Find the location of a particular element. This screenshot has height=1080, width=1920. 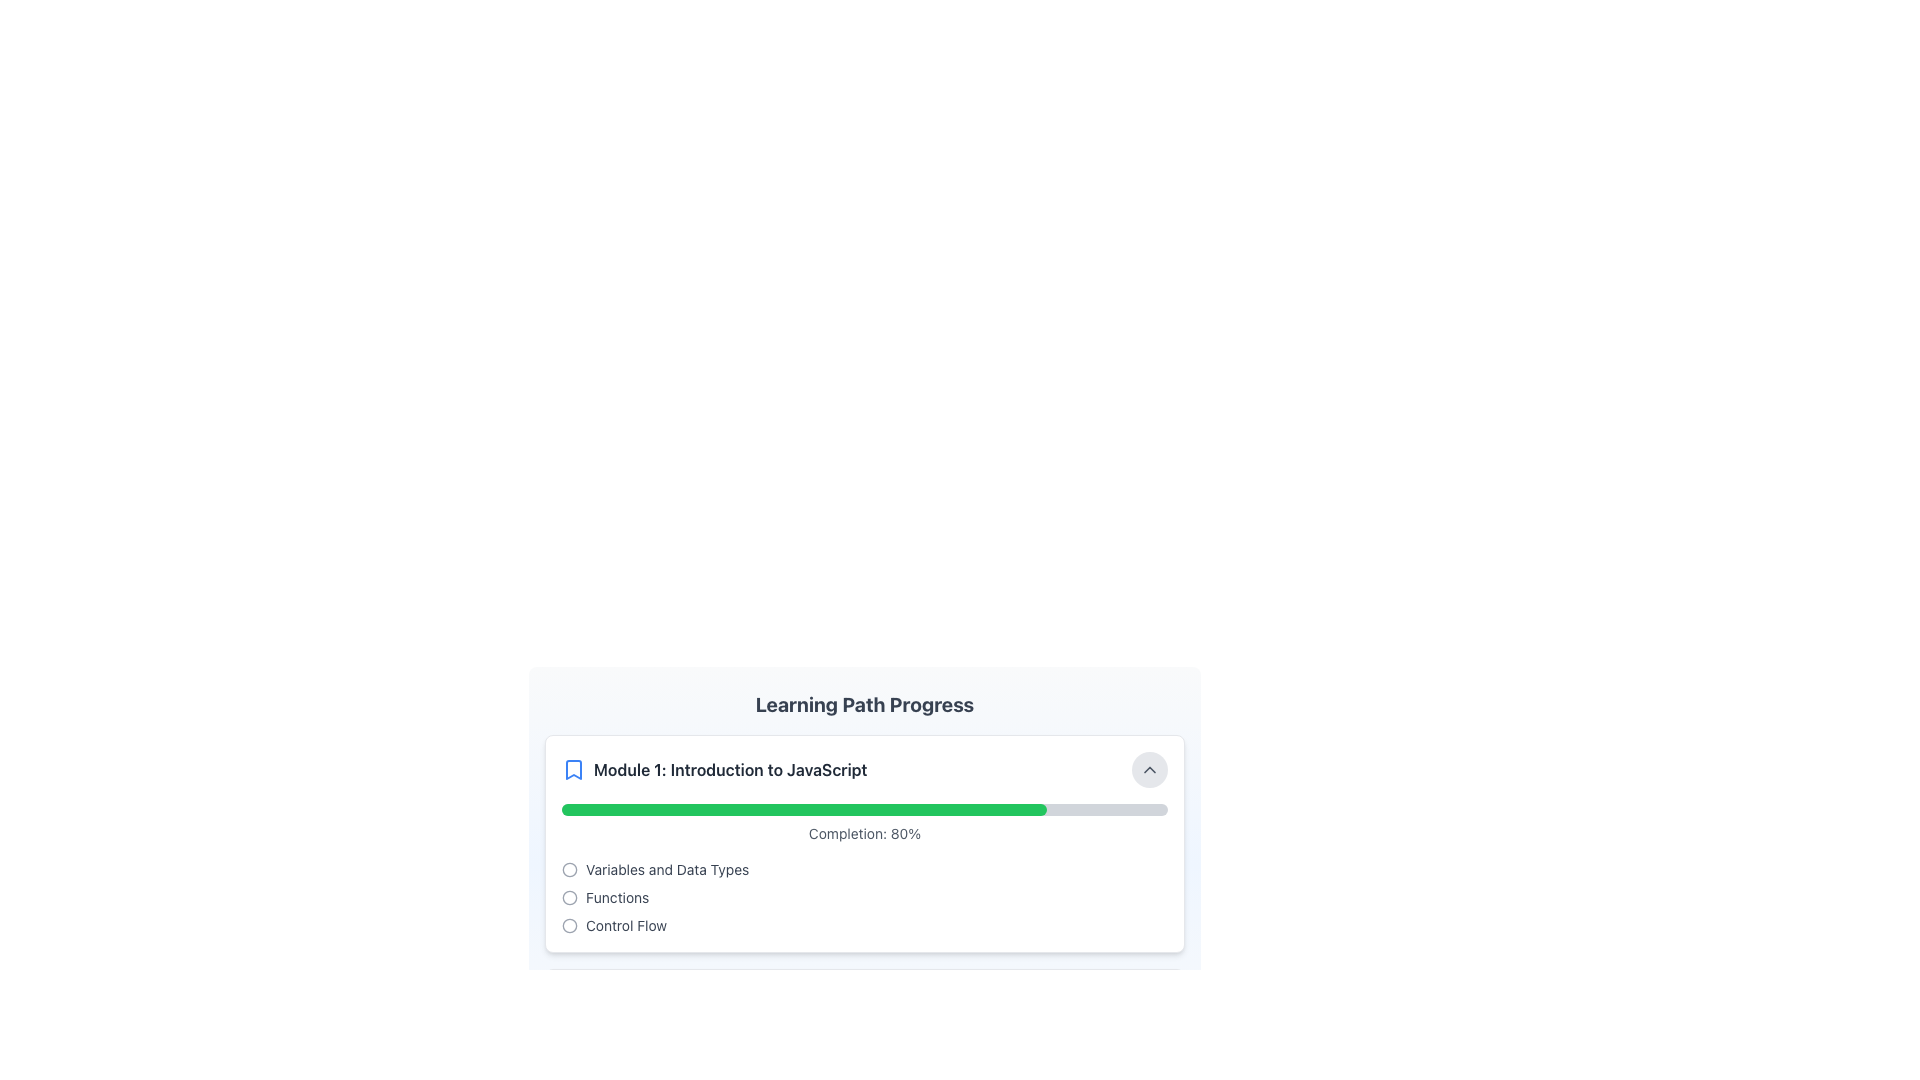

the 'Functions' text label, which is styled in a smaller font size and light gray color is located at coordinates (616, 897).